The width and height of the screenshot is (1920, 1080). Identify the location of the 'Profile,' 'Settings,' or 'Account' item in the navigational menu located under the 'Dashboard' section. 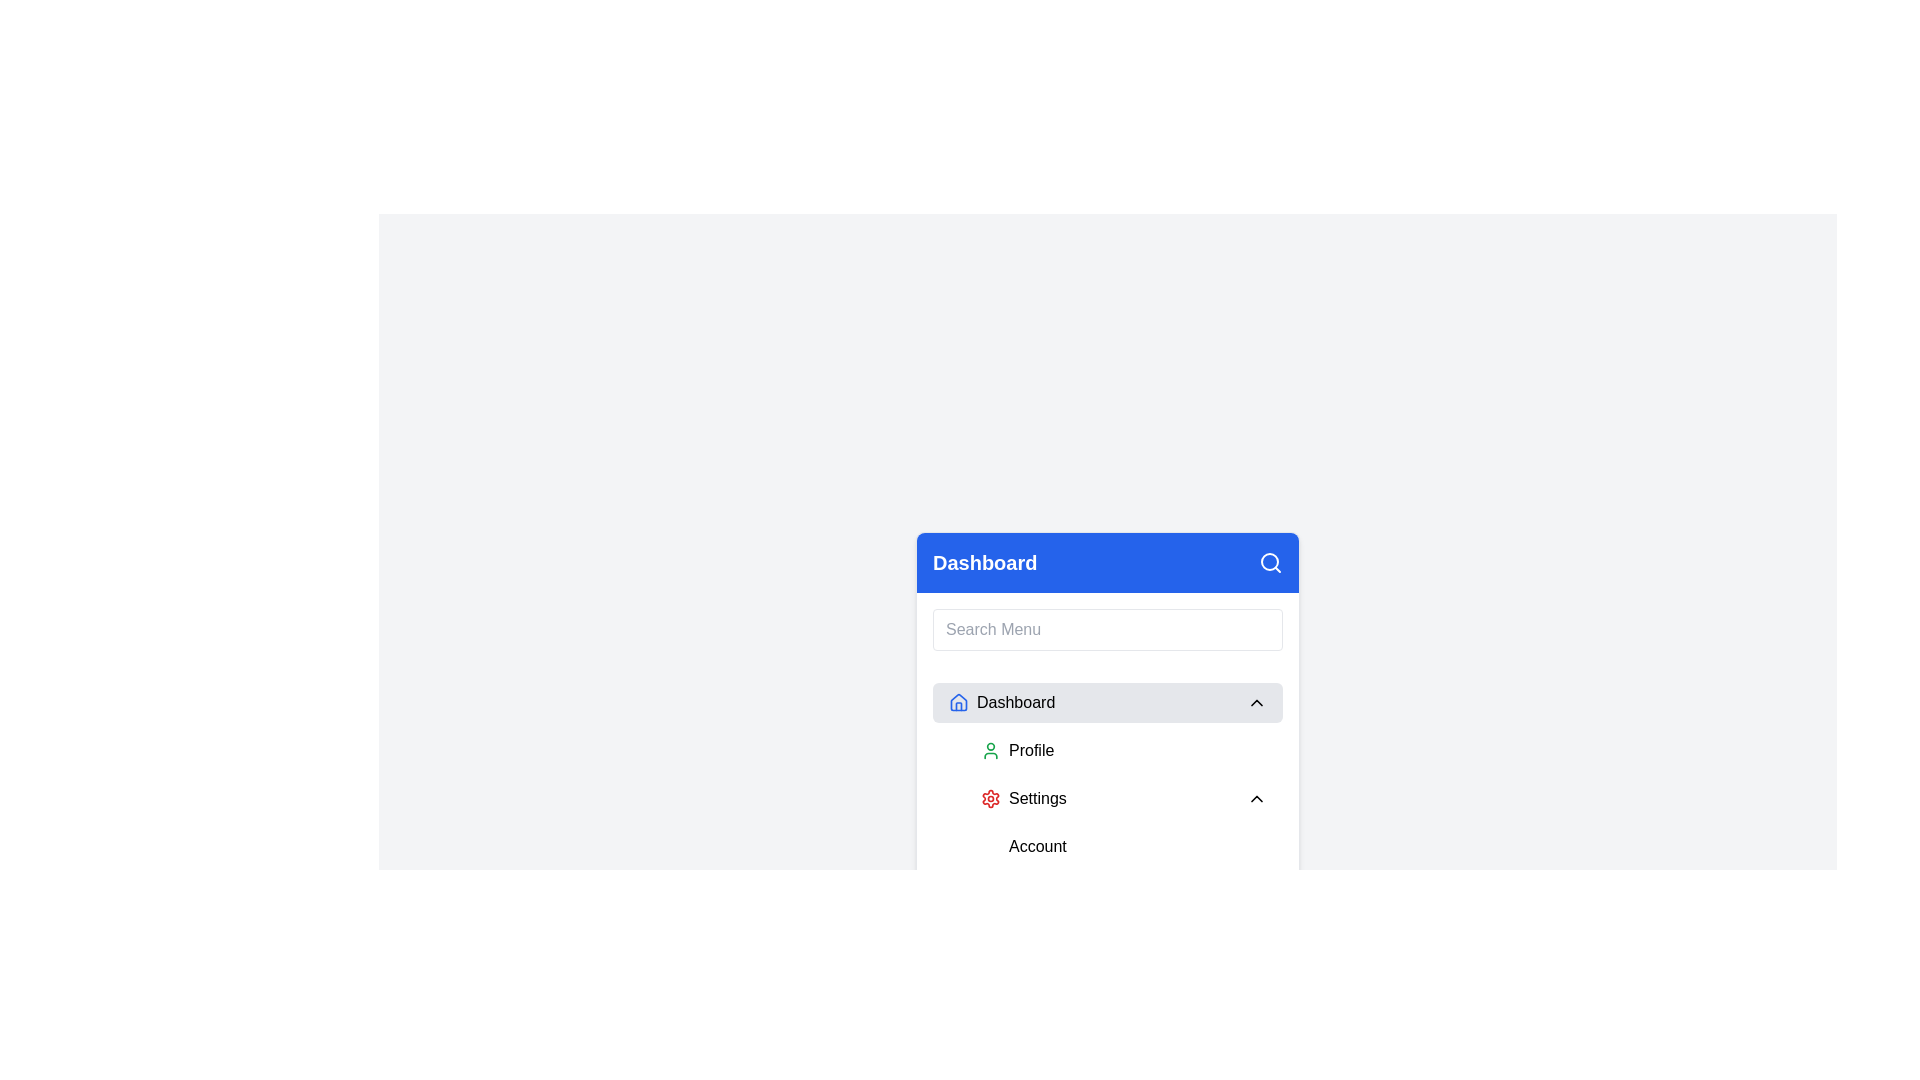
(1107, 844).